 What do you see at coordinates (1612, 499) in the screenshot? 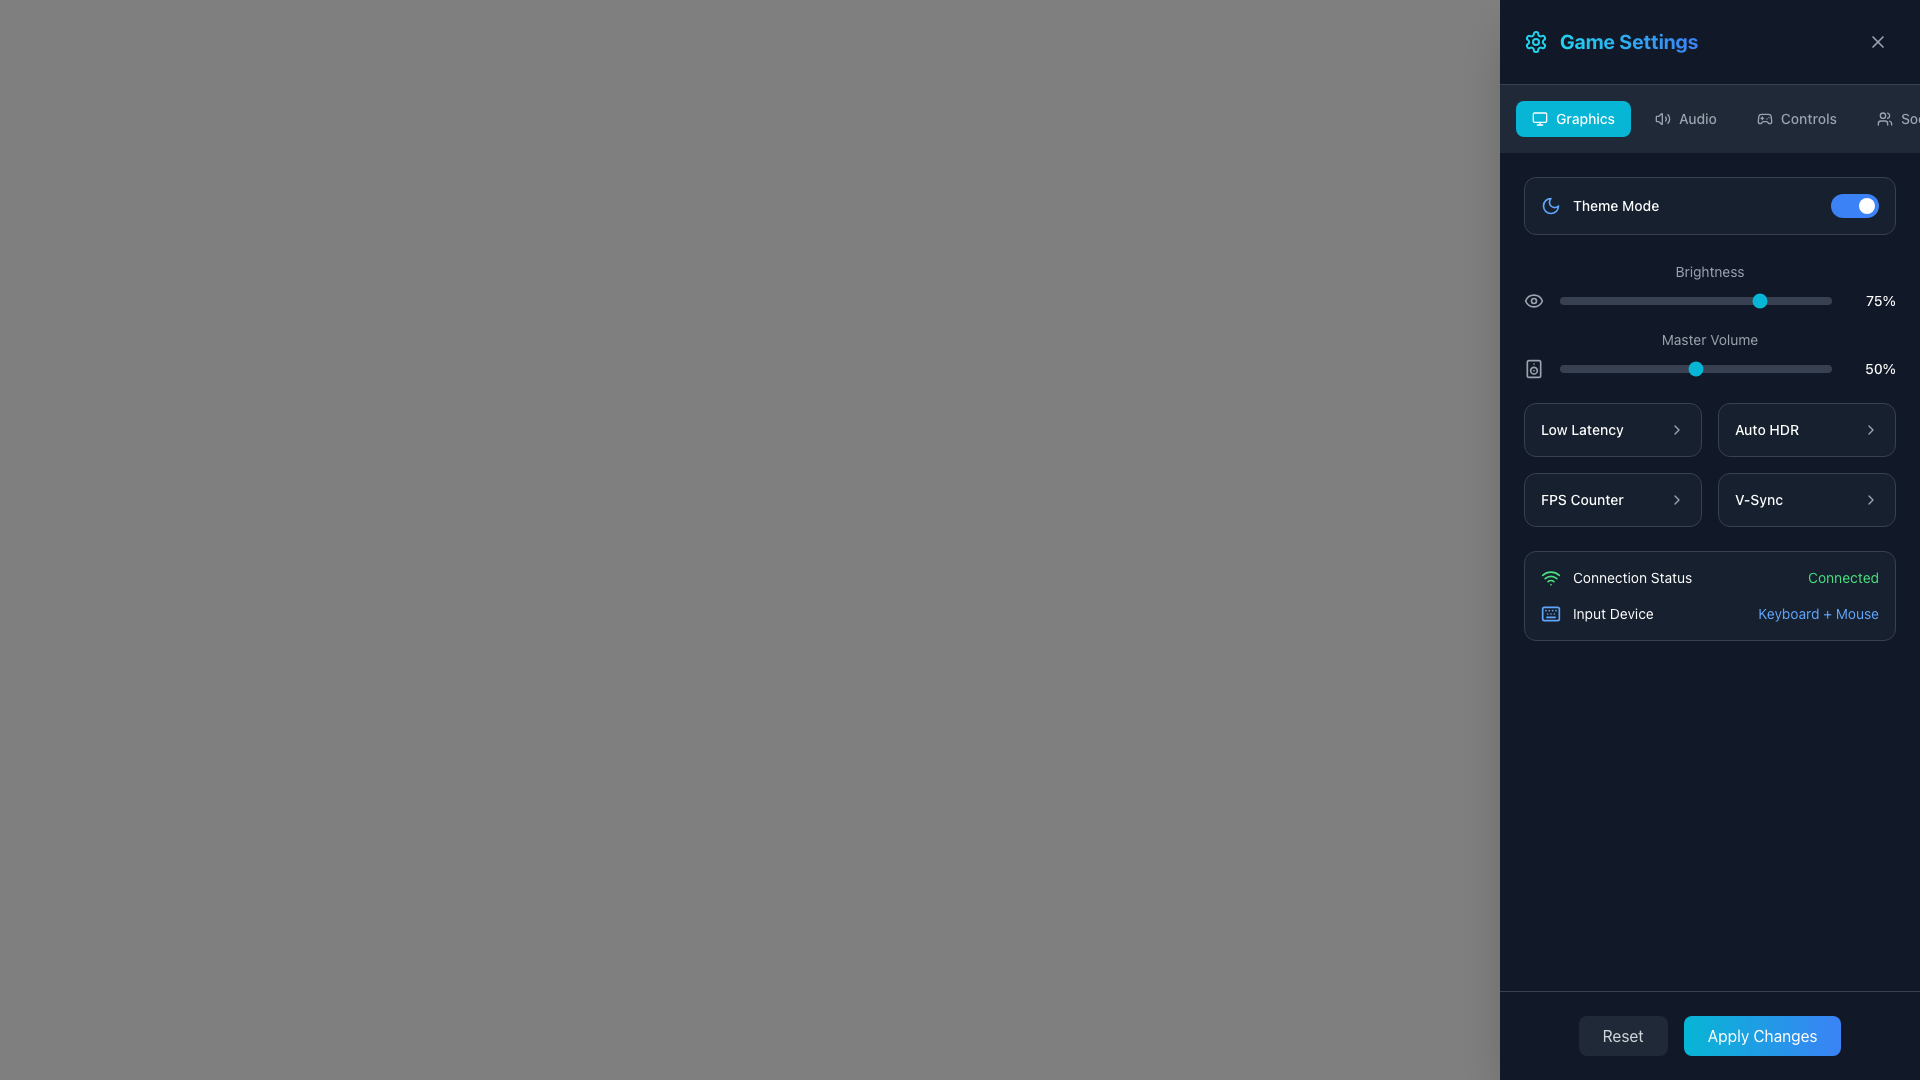
I see `the third button in the settings pane that accesses the FPS Counter feature` at bounding box center [1612, 499].